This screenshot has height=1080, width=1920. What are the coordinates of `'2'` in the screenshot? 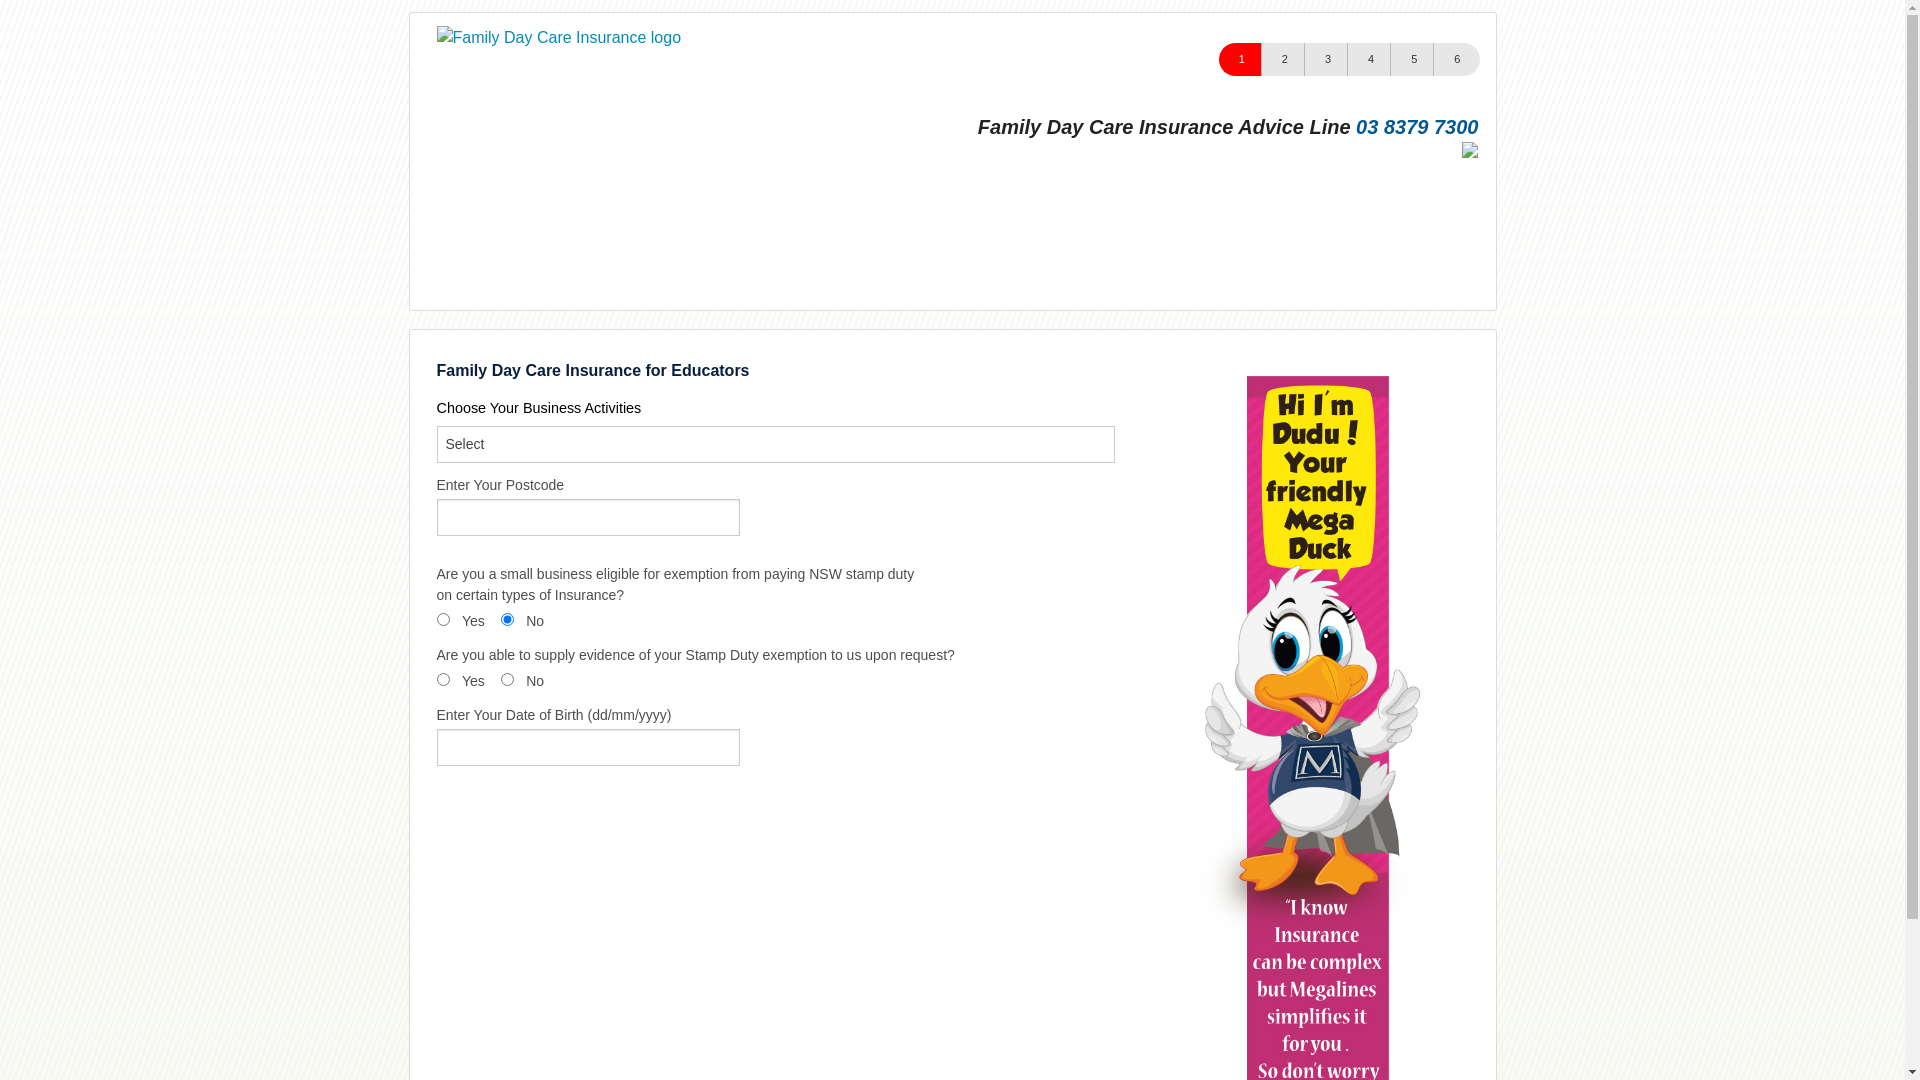 It's located at (1284, 58).